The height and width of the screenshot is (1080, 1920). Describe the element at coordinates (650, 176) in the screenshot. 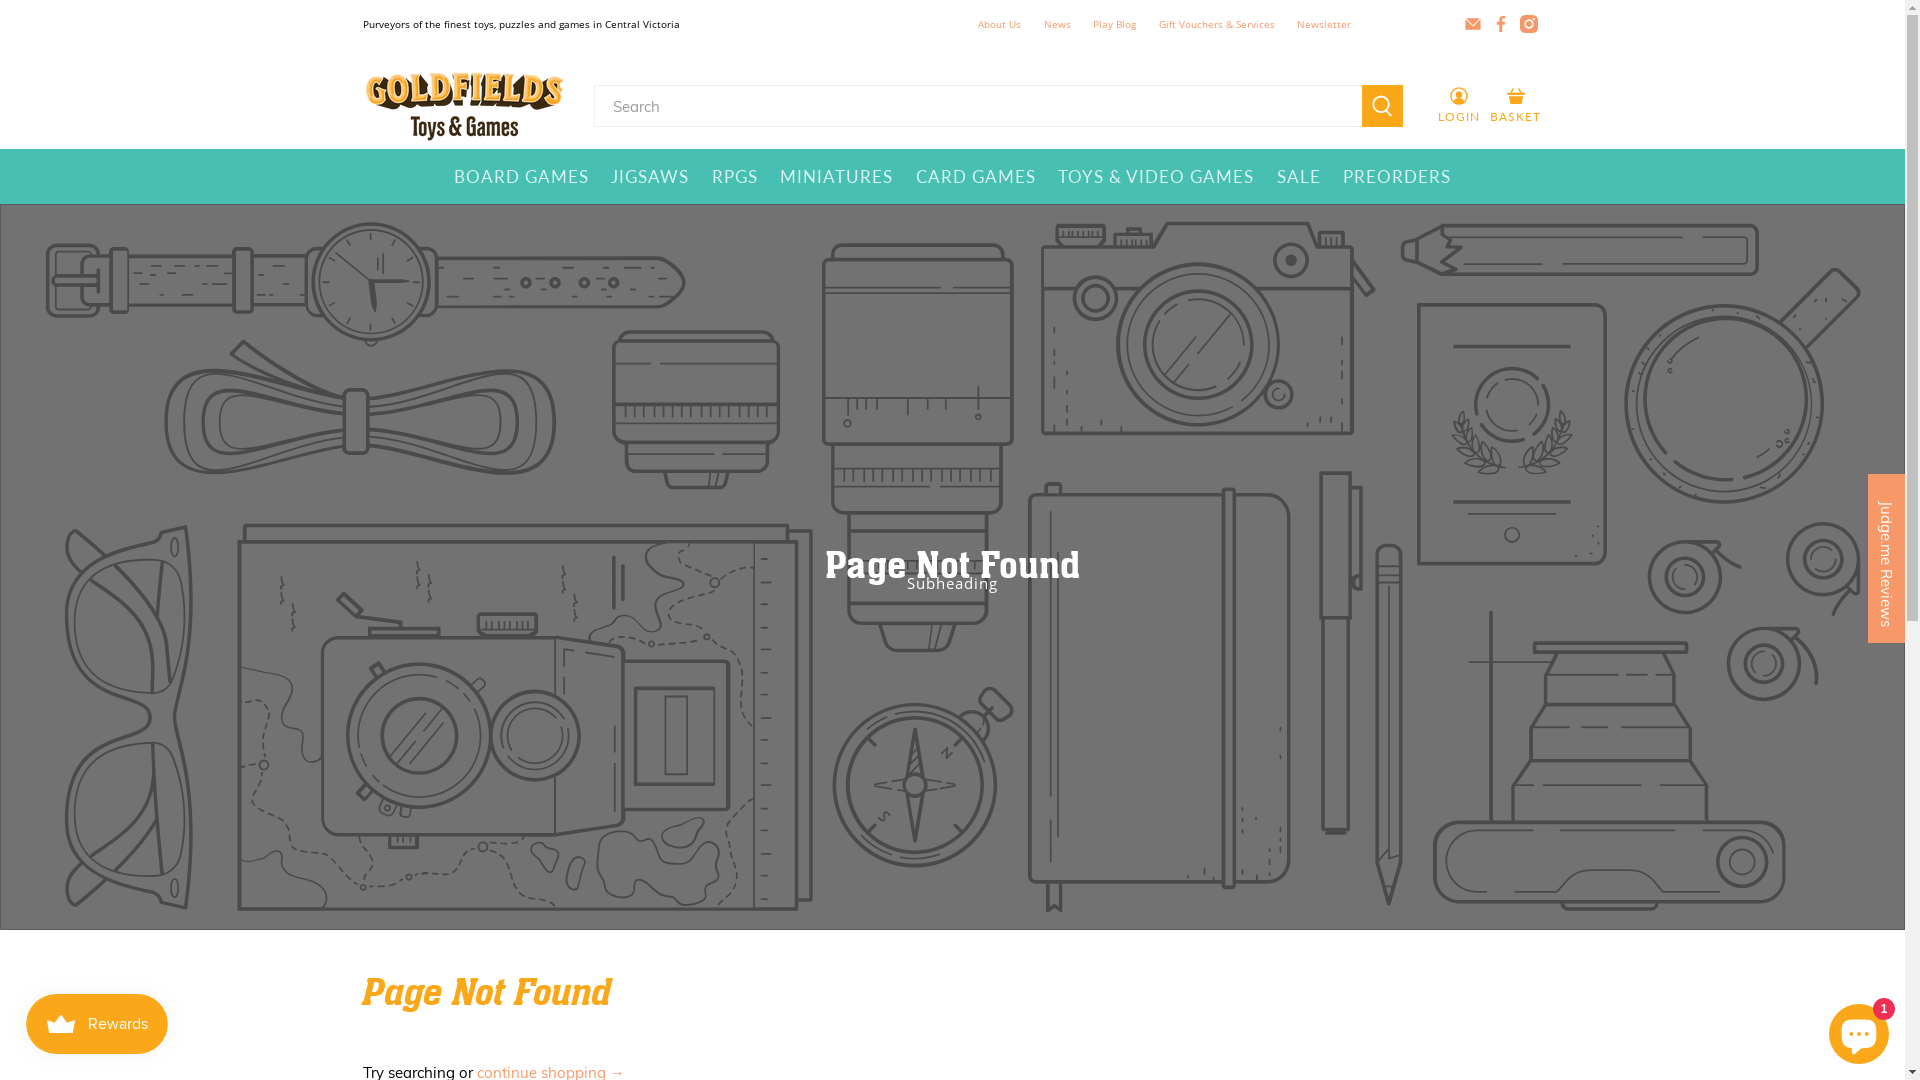

I see `'JIGSAWS'` at that location.